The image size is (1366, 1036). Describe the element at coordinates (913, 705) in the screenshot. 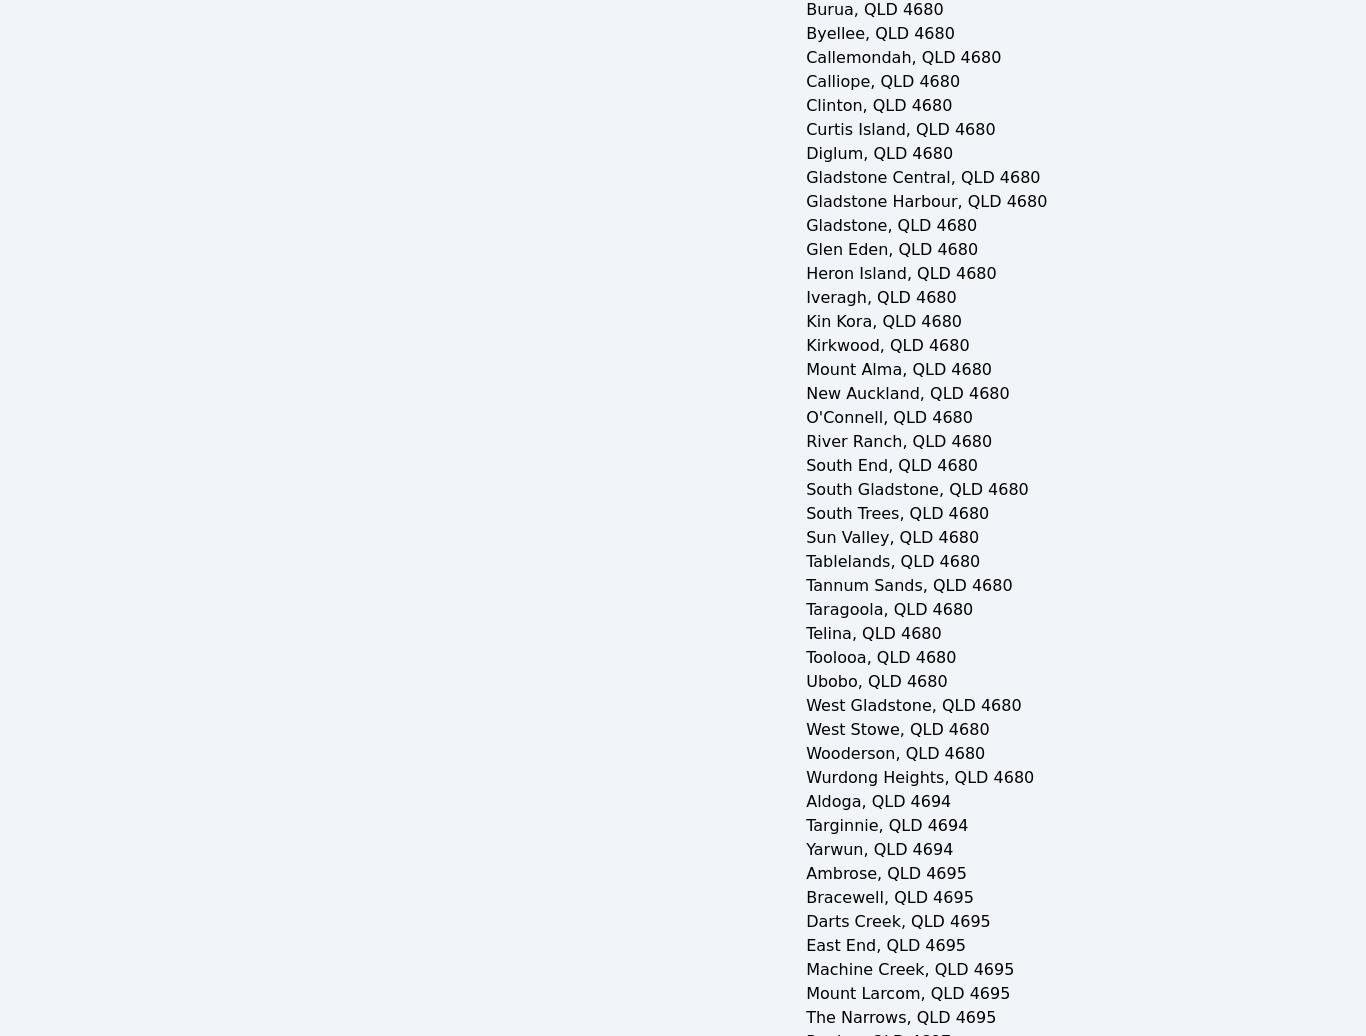

I see `'West Gladstone, QLD 4680'` at that location.